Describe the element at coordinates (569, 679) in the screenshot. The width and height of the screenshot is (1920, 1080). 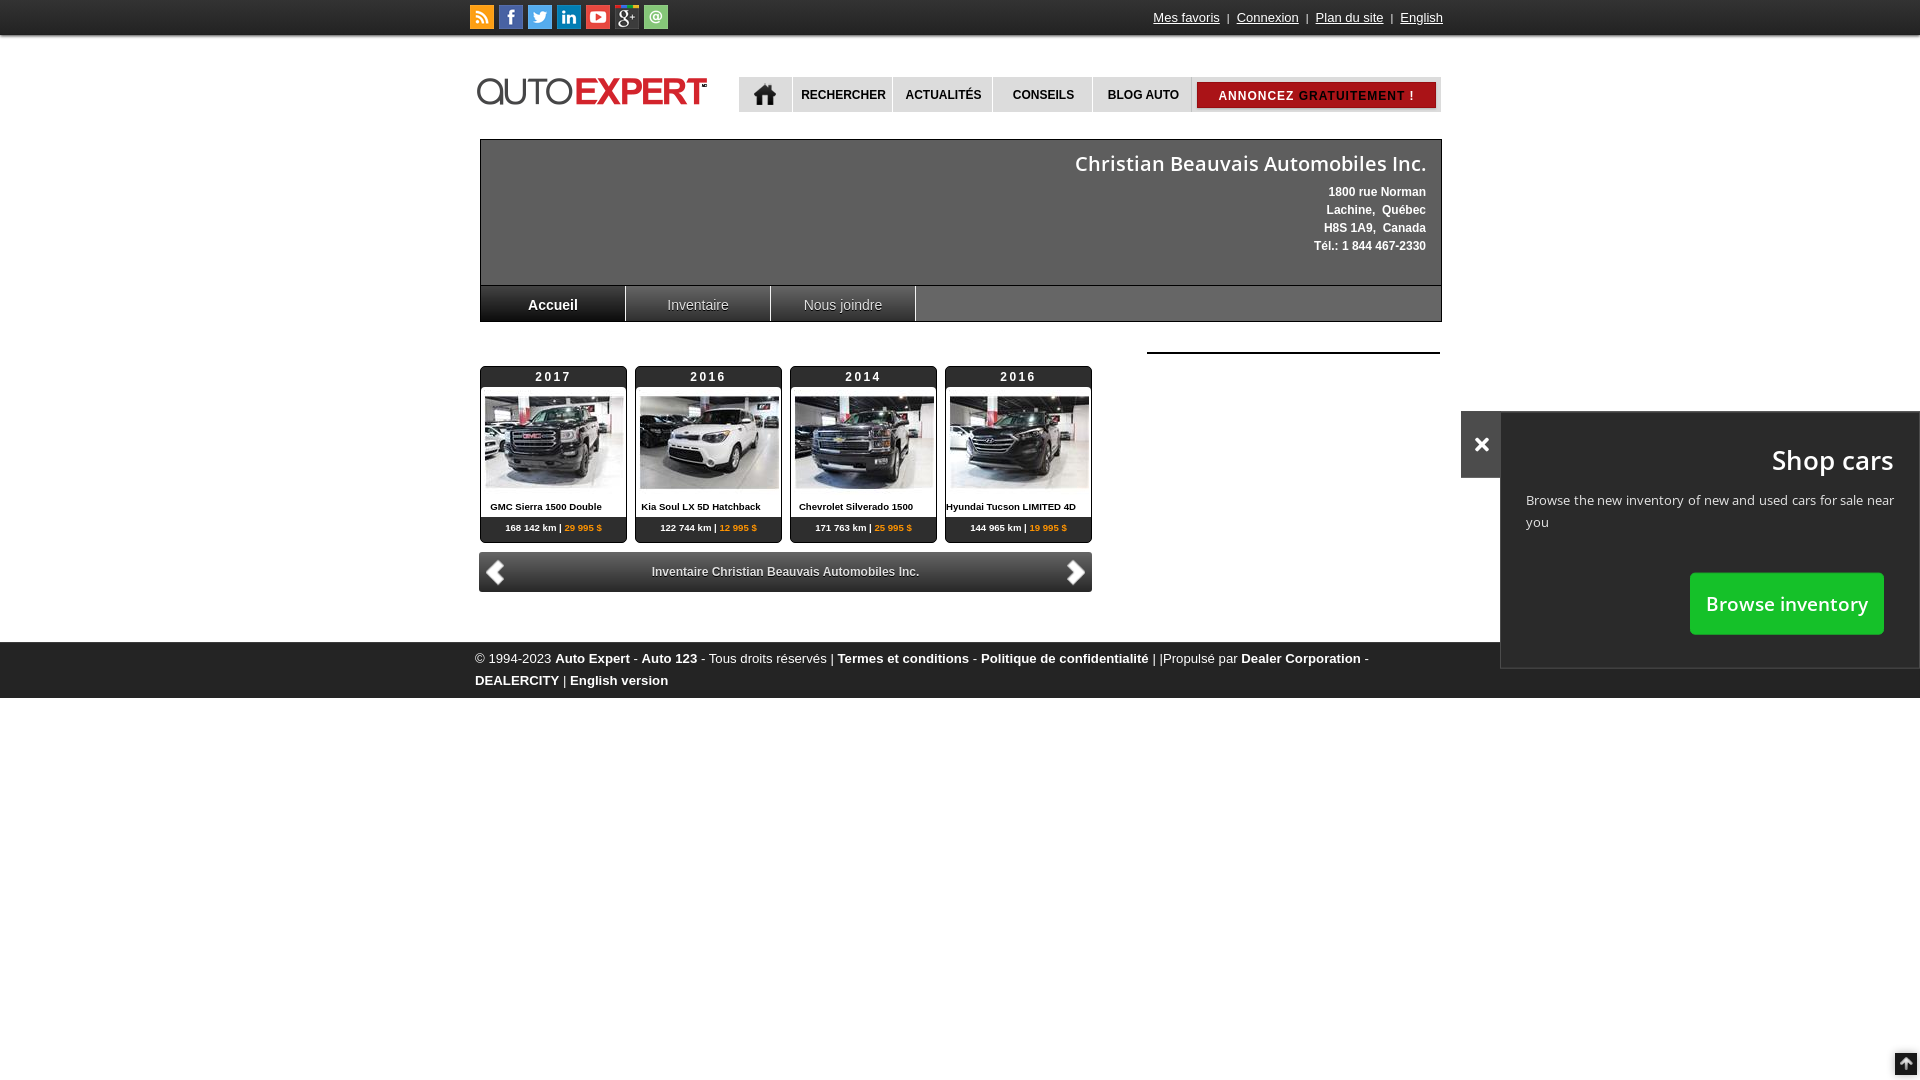
I see `'English version'` at that location.